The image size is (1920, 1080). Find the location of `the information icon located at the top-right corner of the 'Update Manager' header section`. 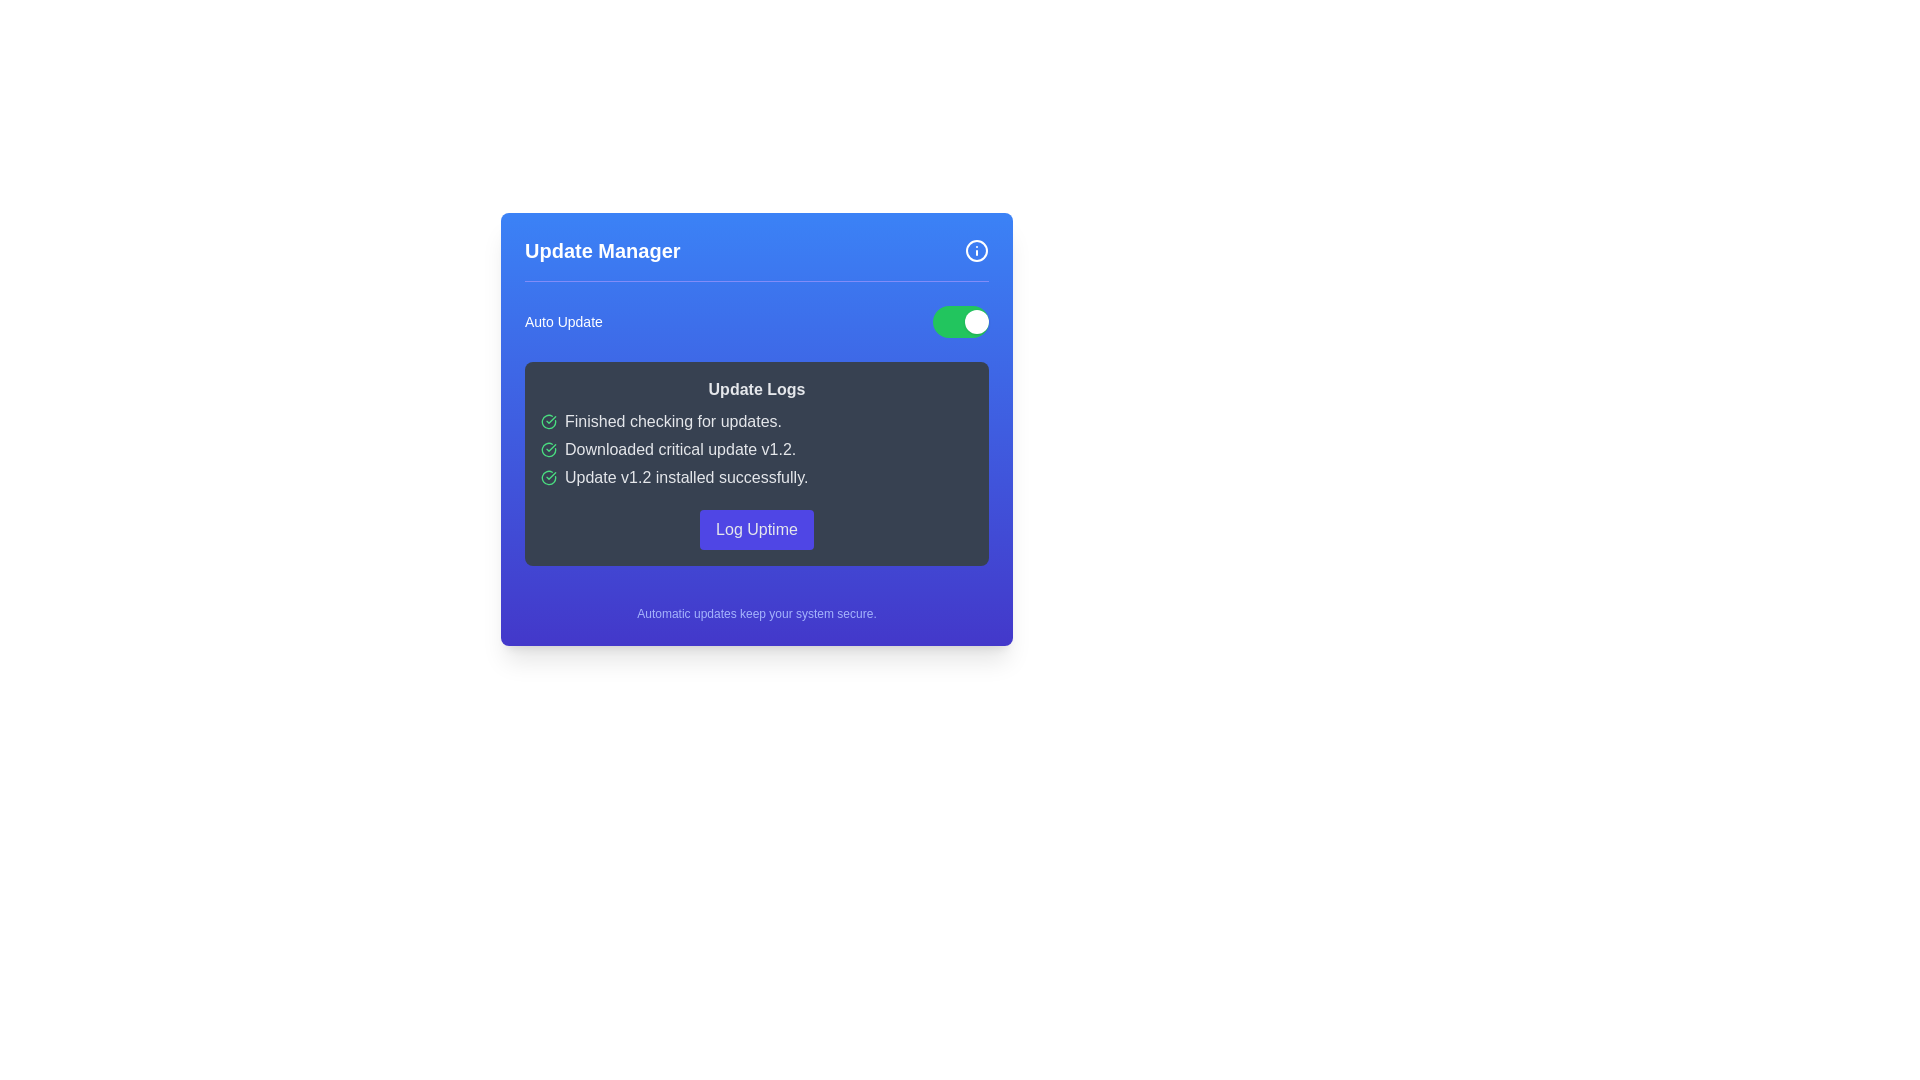

the information icon located at the top-right corner of the 'Update Manager' header section is located at coordinates (977, 249).